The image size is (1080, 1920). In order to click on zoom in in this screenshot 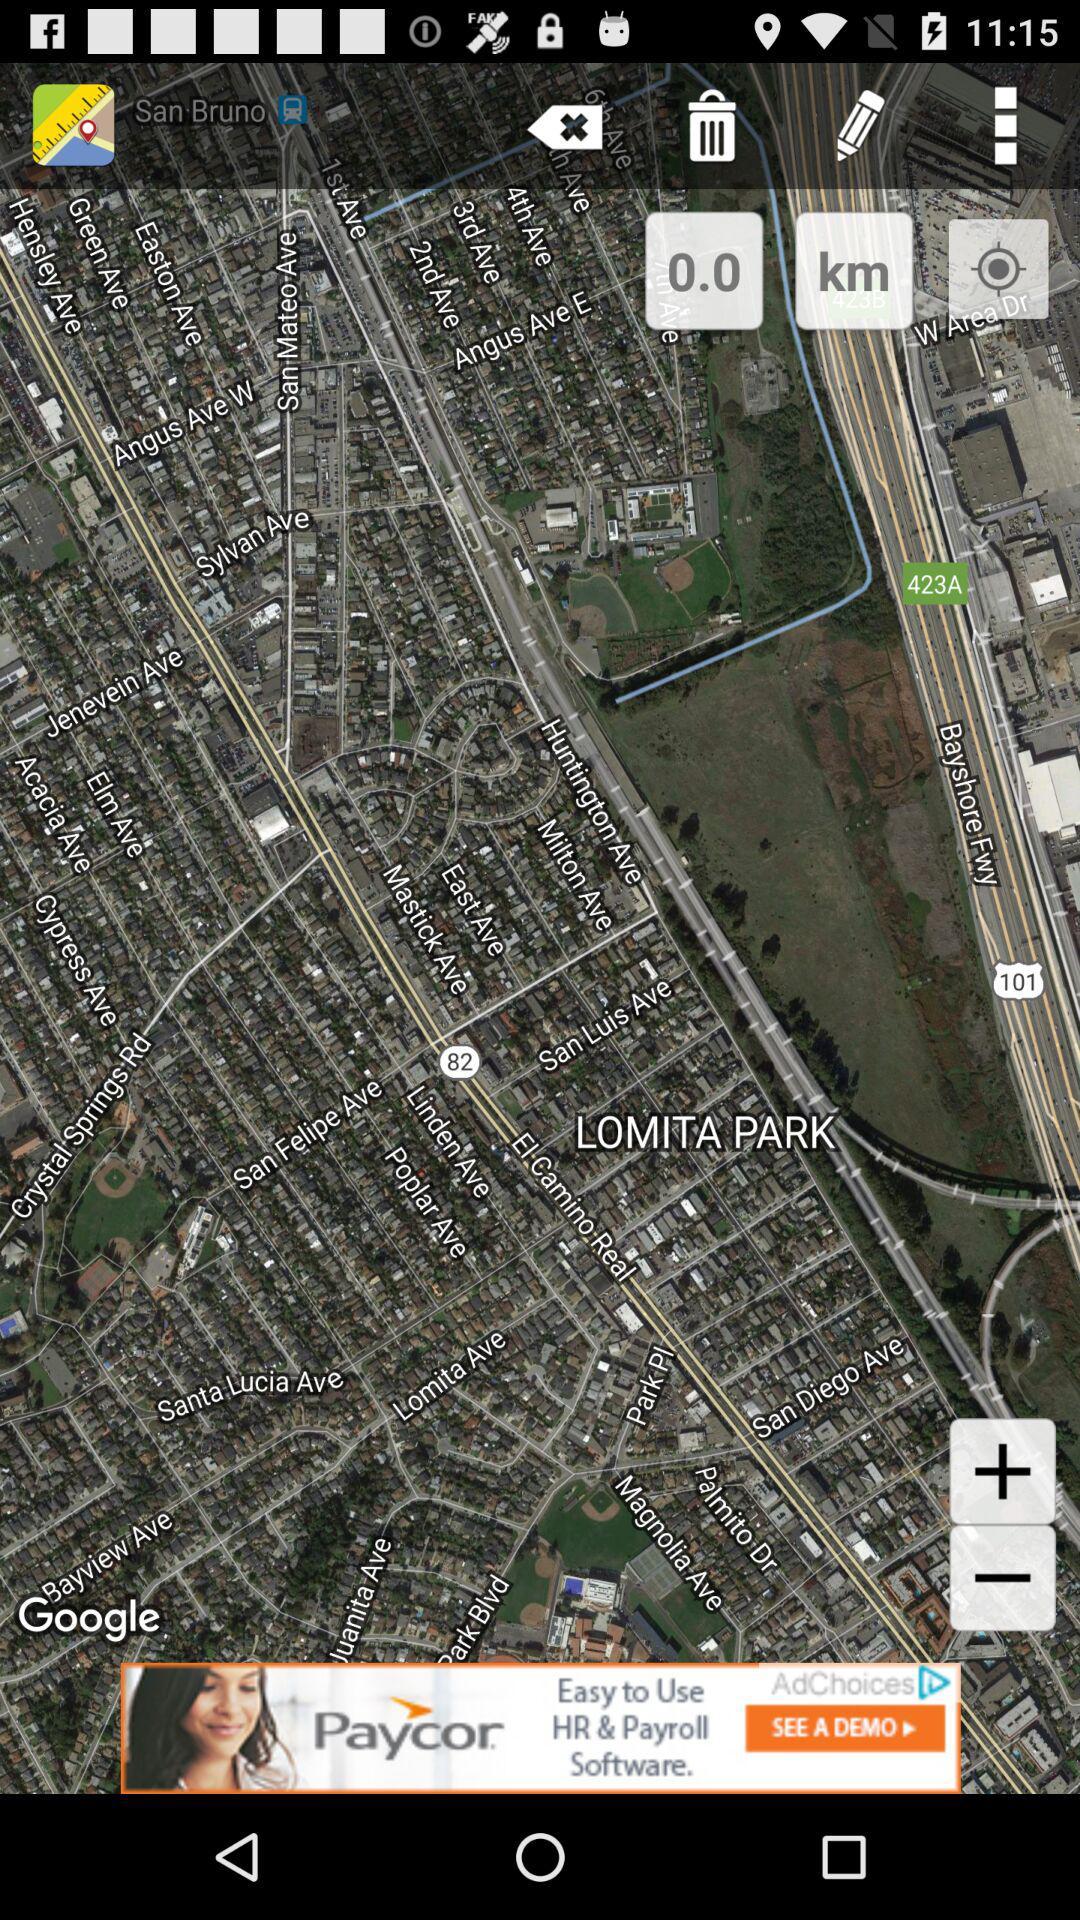, I will do `click(1002, 1471)`.